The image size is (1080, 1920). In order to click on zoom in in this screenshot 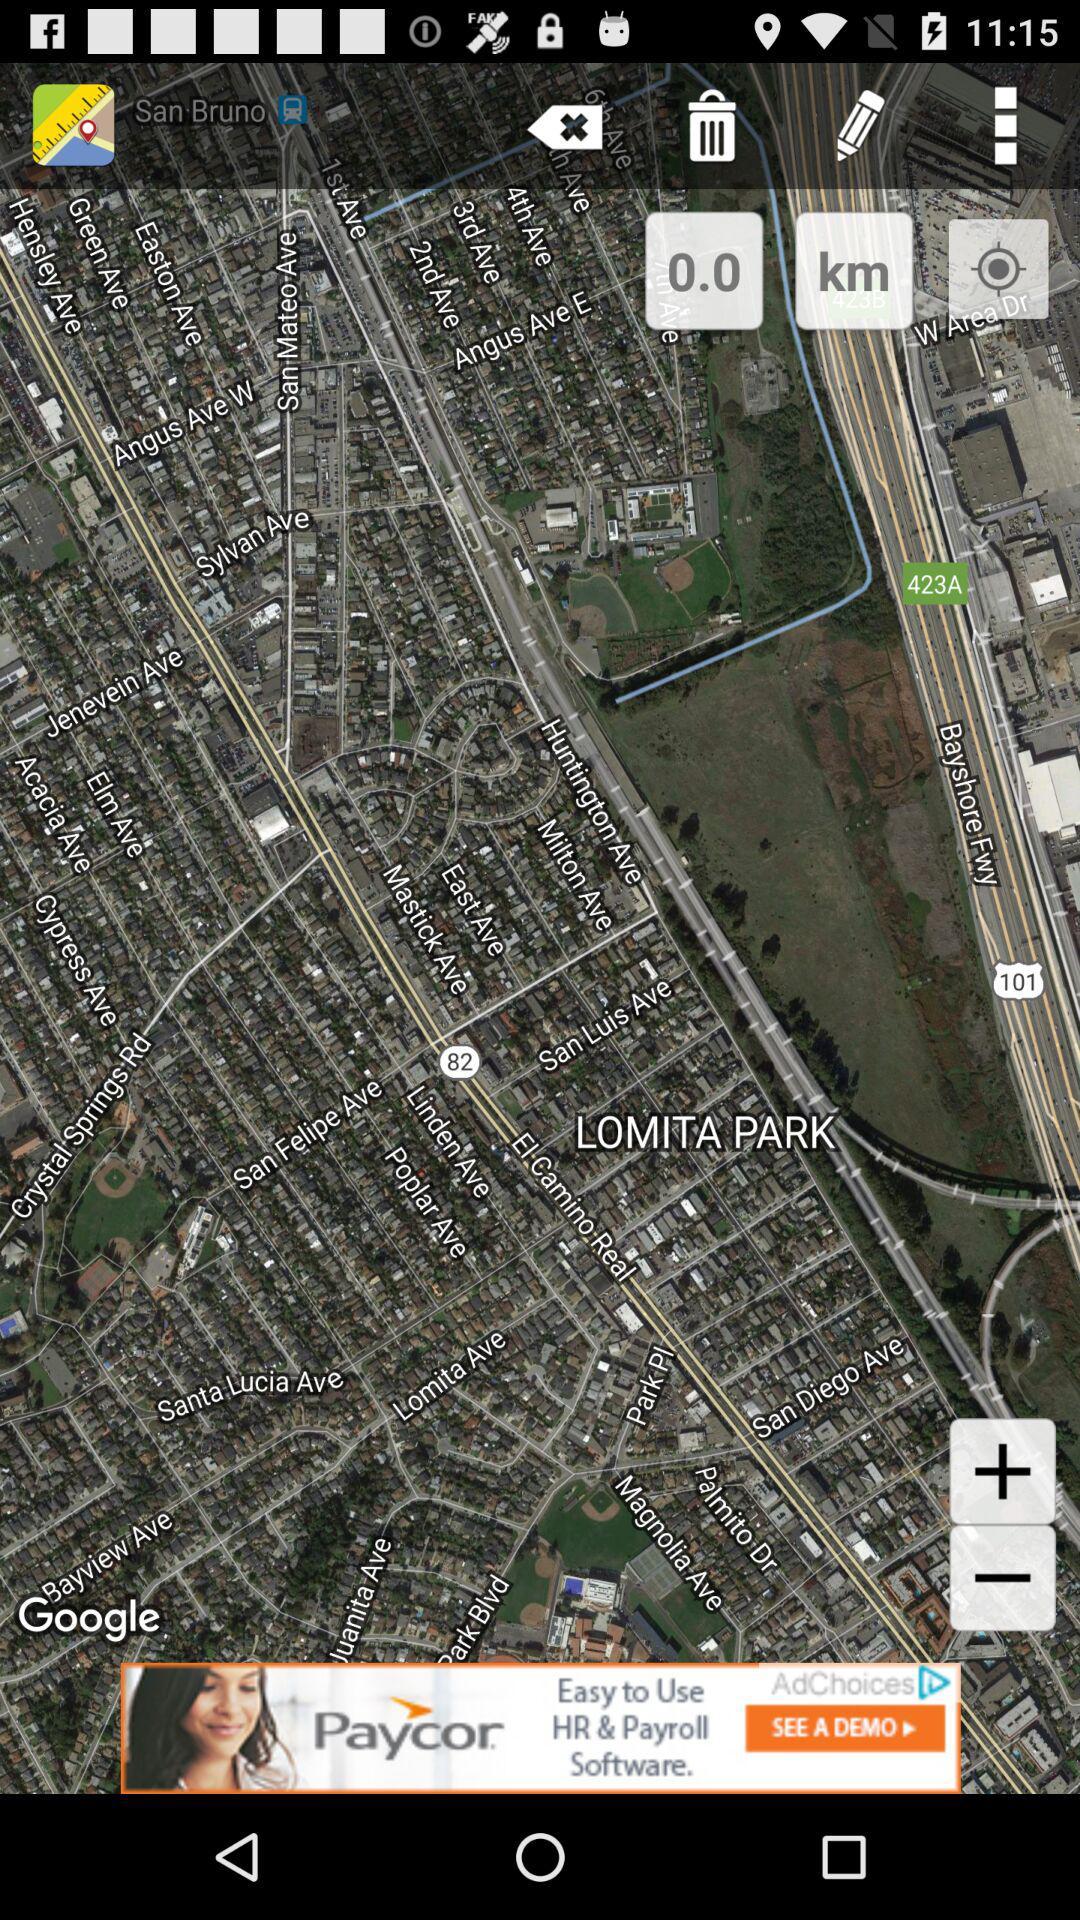, I will do `click(1002, 1471)`.